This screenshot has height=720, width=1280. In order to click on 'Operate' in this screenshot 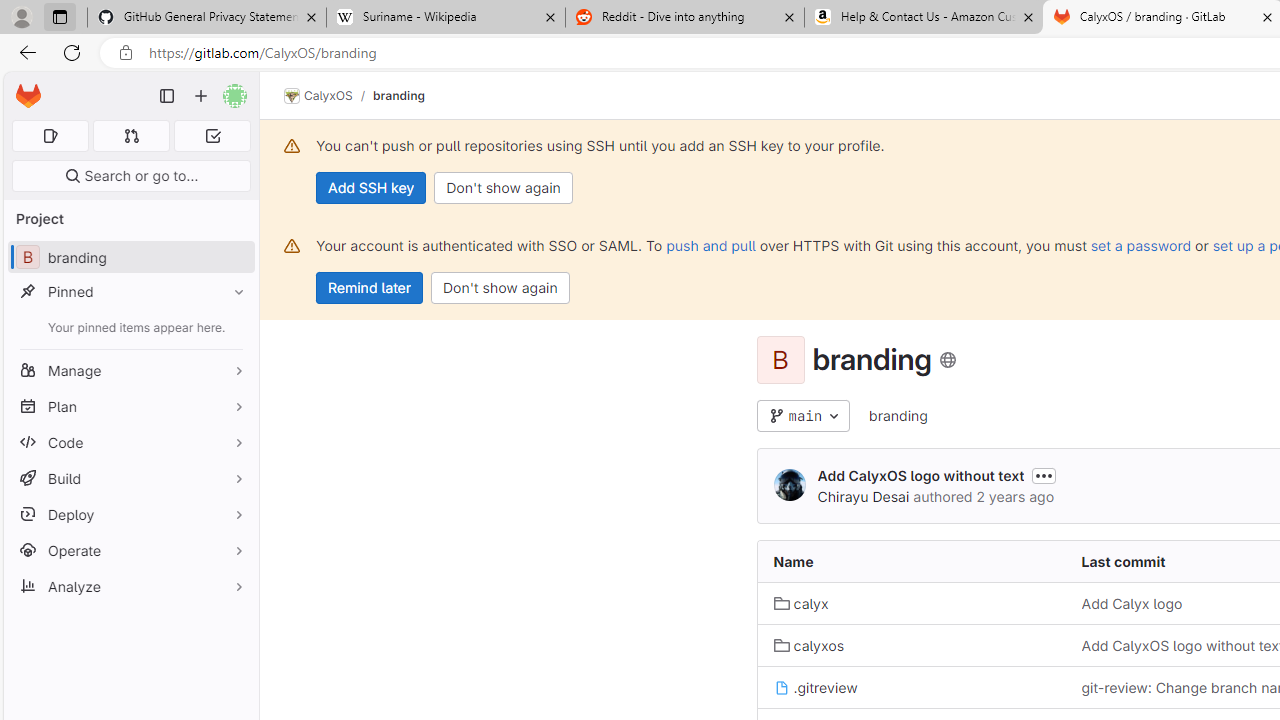, I will do `click(130, 550)`.